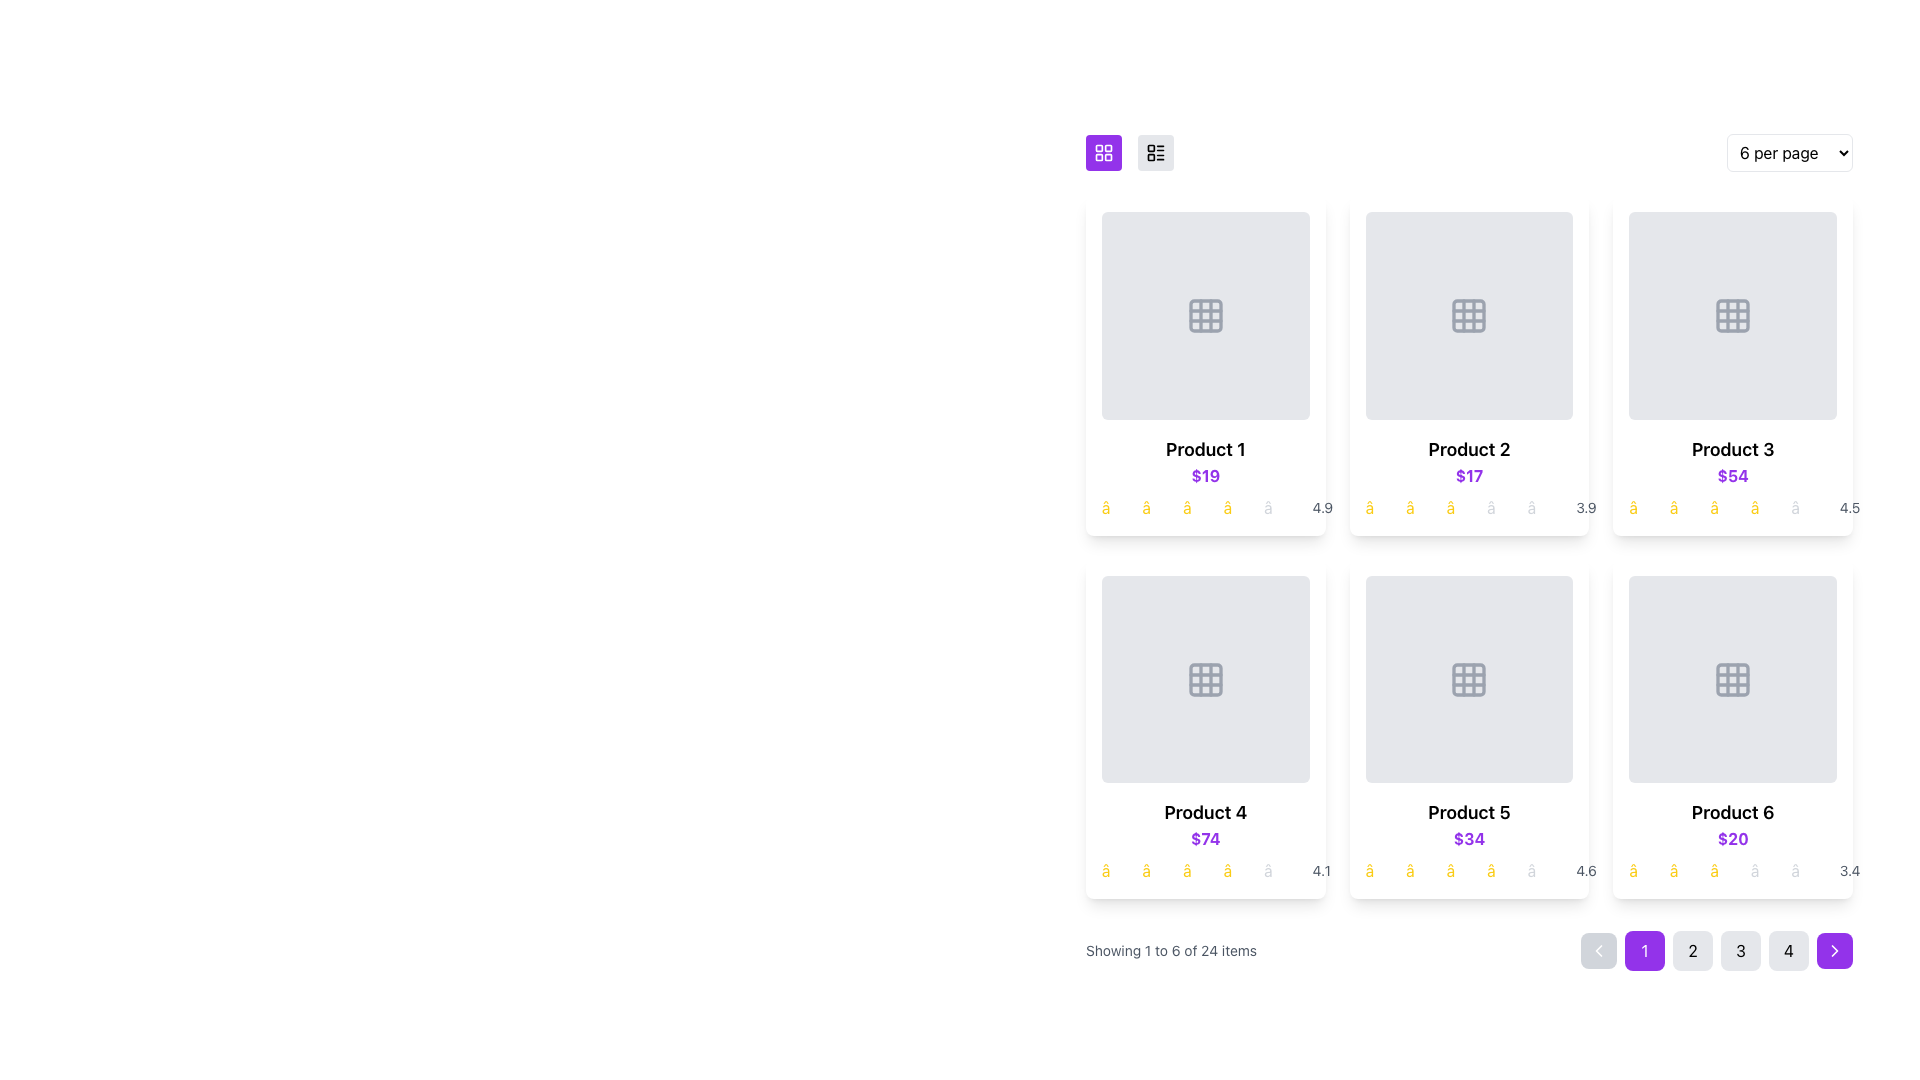 The width and height of the screenshot is (1920, 1080). I want to click on the grid-like icon composed of three horizontal and three vertical lines, located in the lower-left corner of the fourth product labeled 'Product 4', so click(1204, 678).